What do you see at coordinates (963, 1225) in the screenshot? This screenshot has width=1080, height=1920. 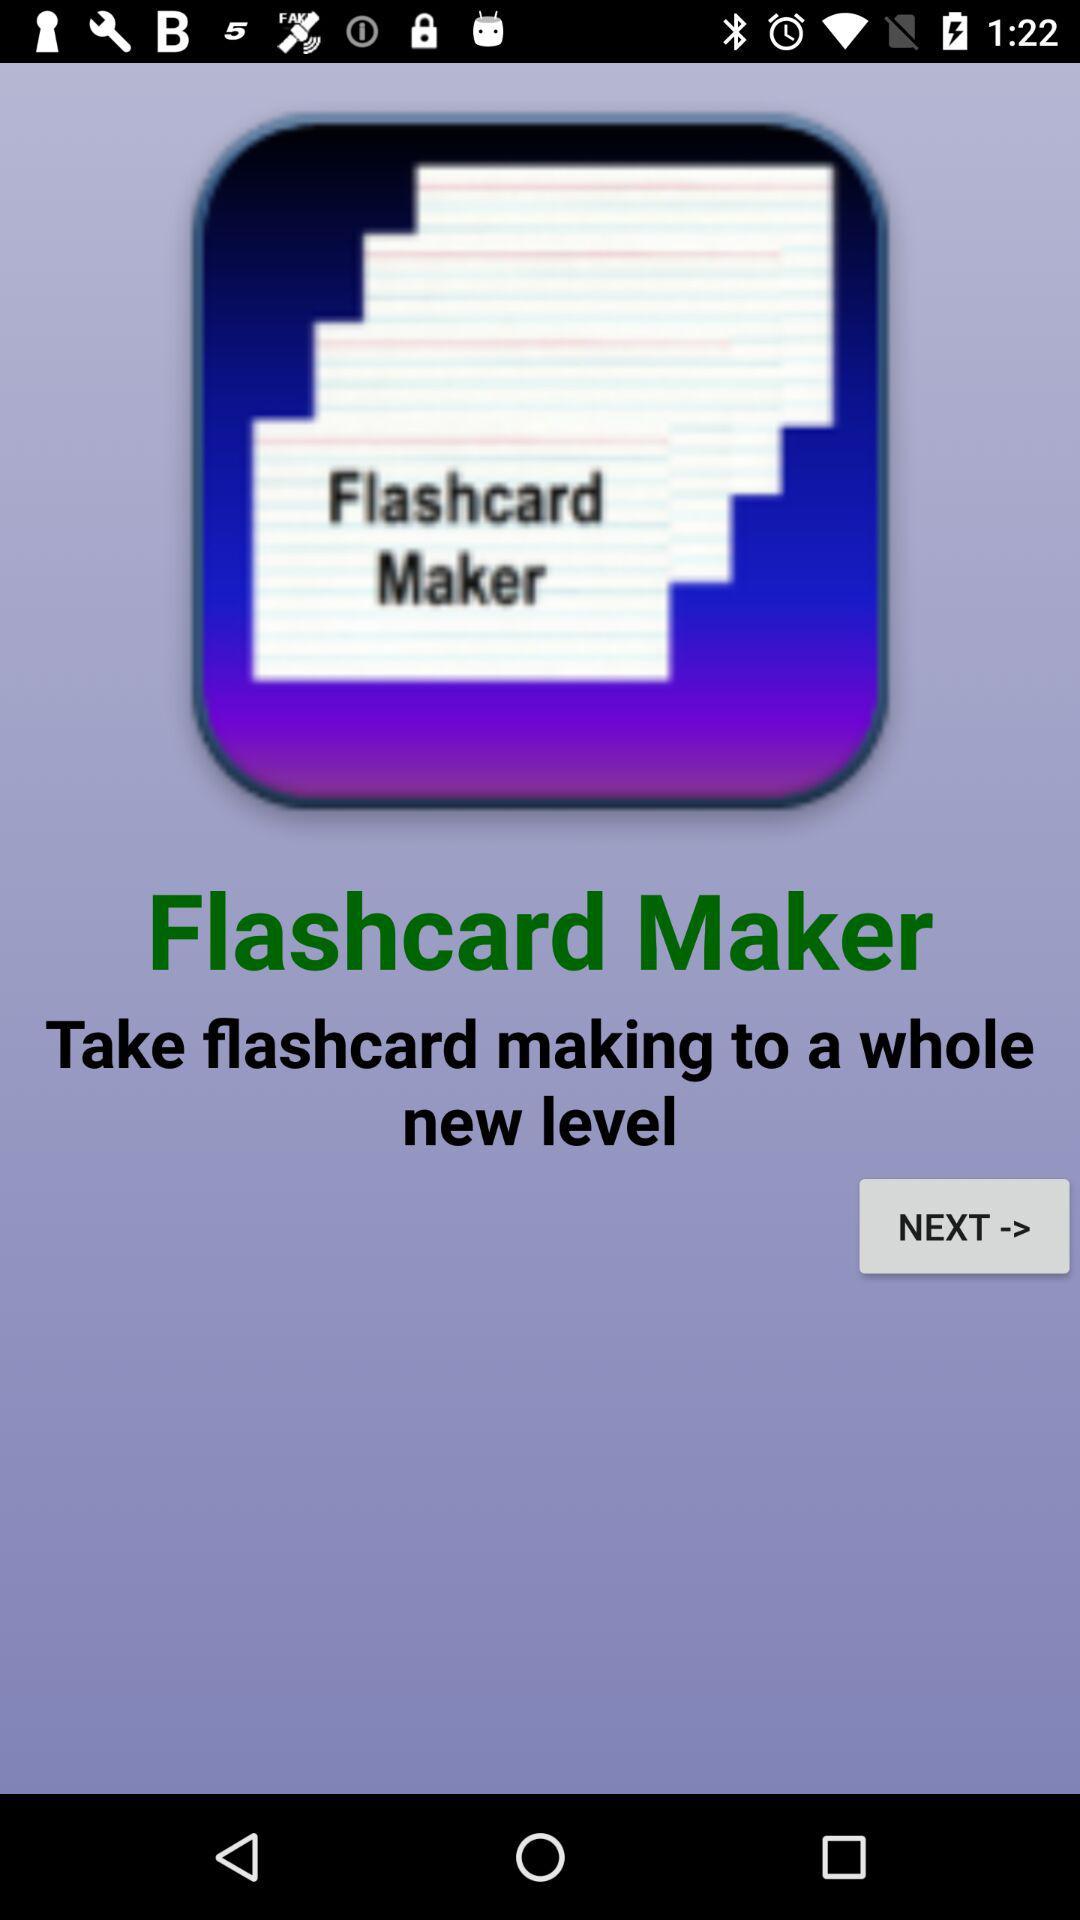 I see `next -> icon` at bounding box center [963, 1225].